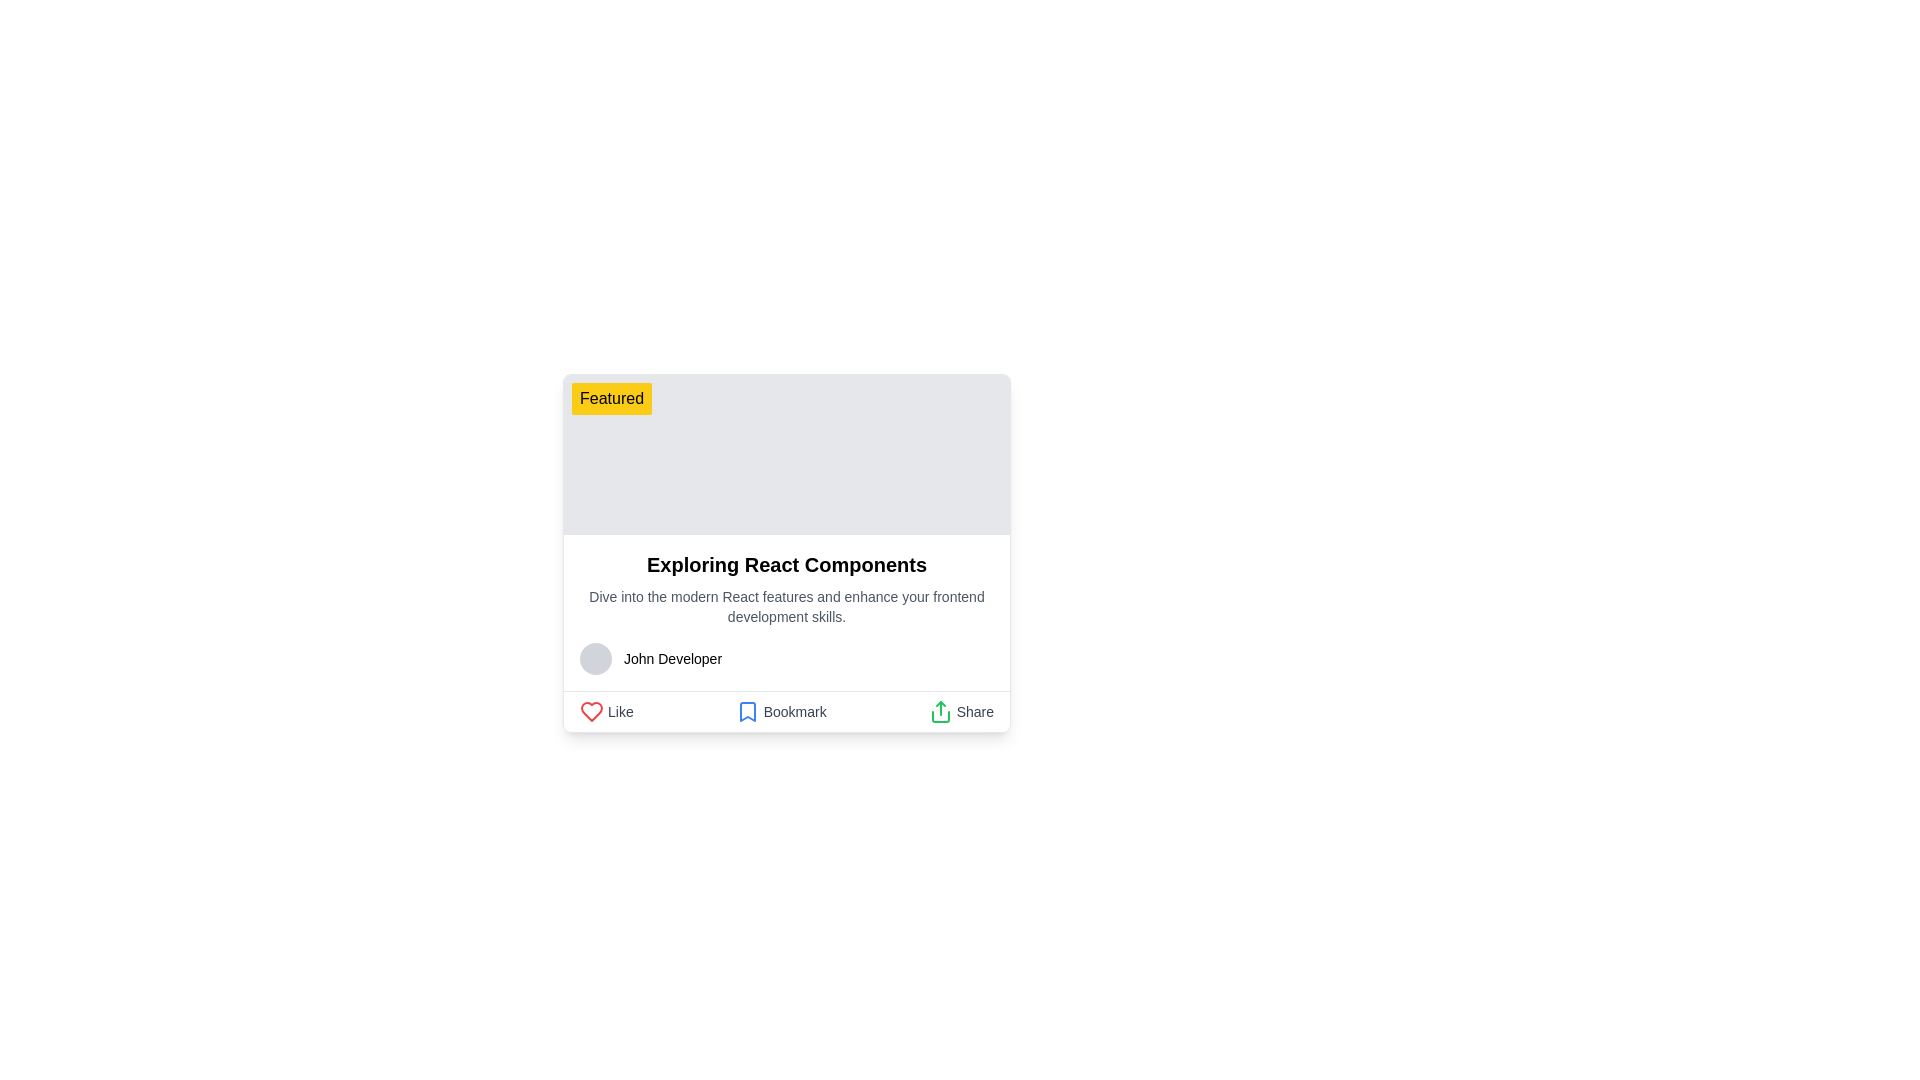  What do you see at coordinates (961, 711) in the screenshot?
I see `the rightmost button in the horizontal row at the bottom of the content card to initiate the sharing action` at bounding box center [961, 711].